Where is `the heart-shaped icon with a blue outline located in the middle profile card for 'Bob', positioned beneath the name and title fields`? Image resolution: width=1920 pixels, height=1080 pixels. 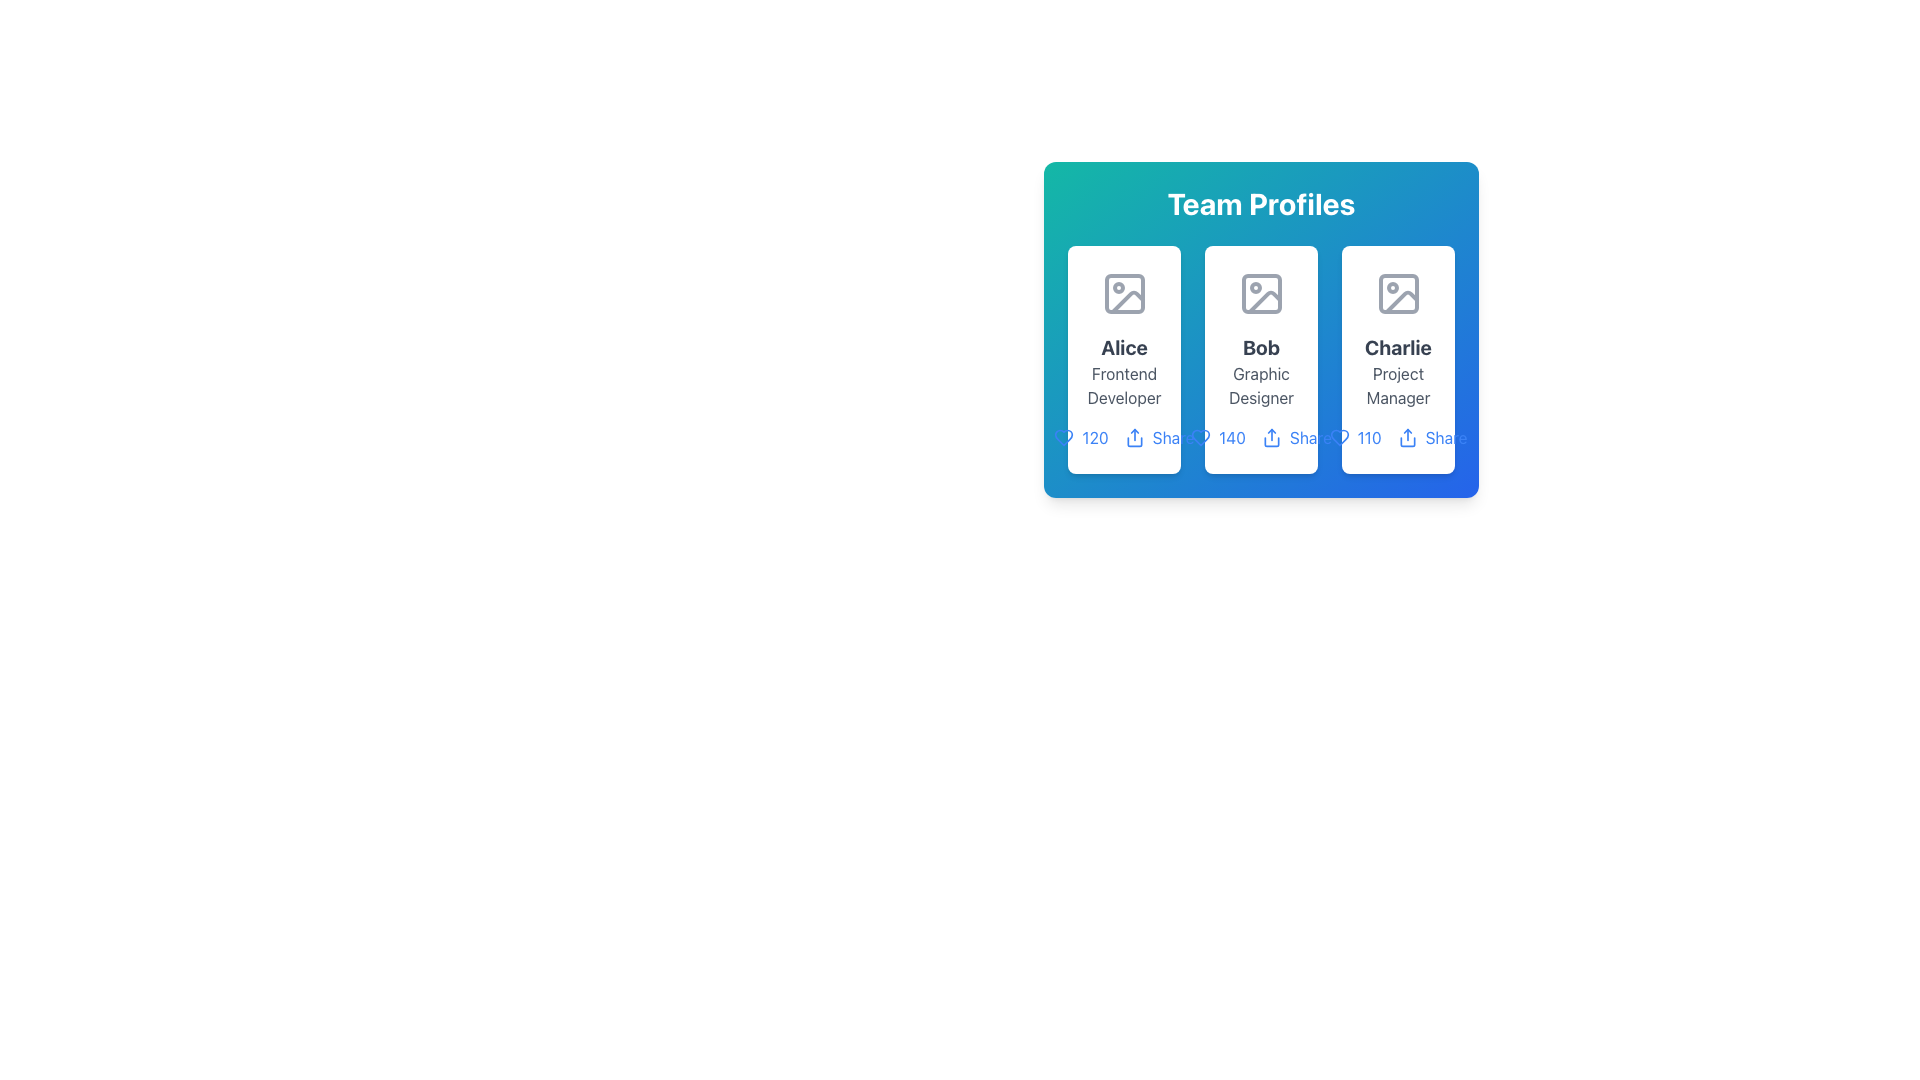 the heart-shaped icon with a blue outline located in the middle profile card for 'Bob', positioned beneath the name and title fields is located at coordinates (1200, 437).